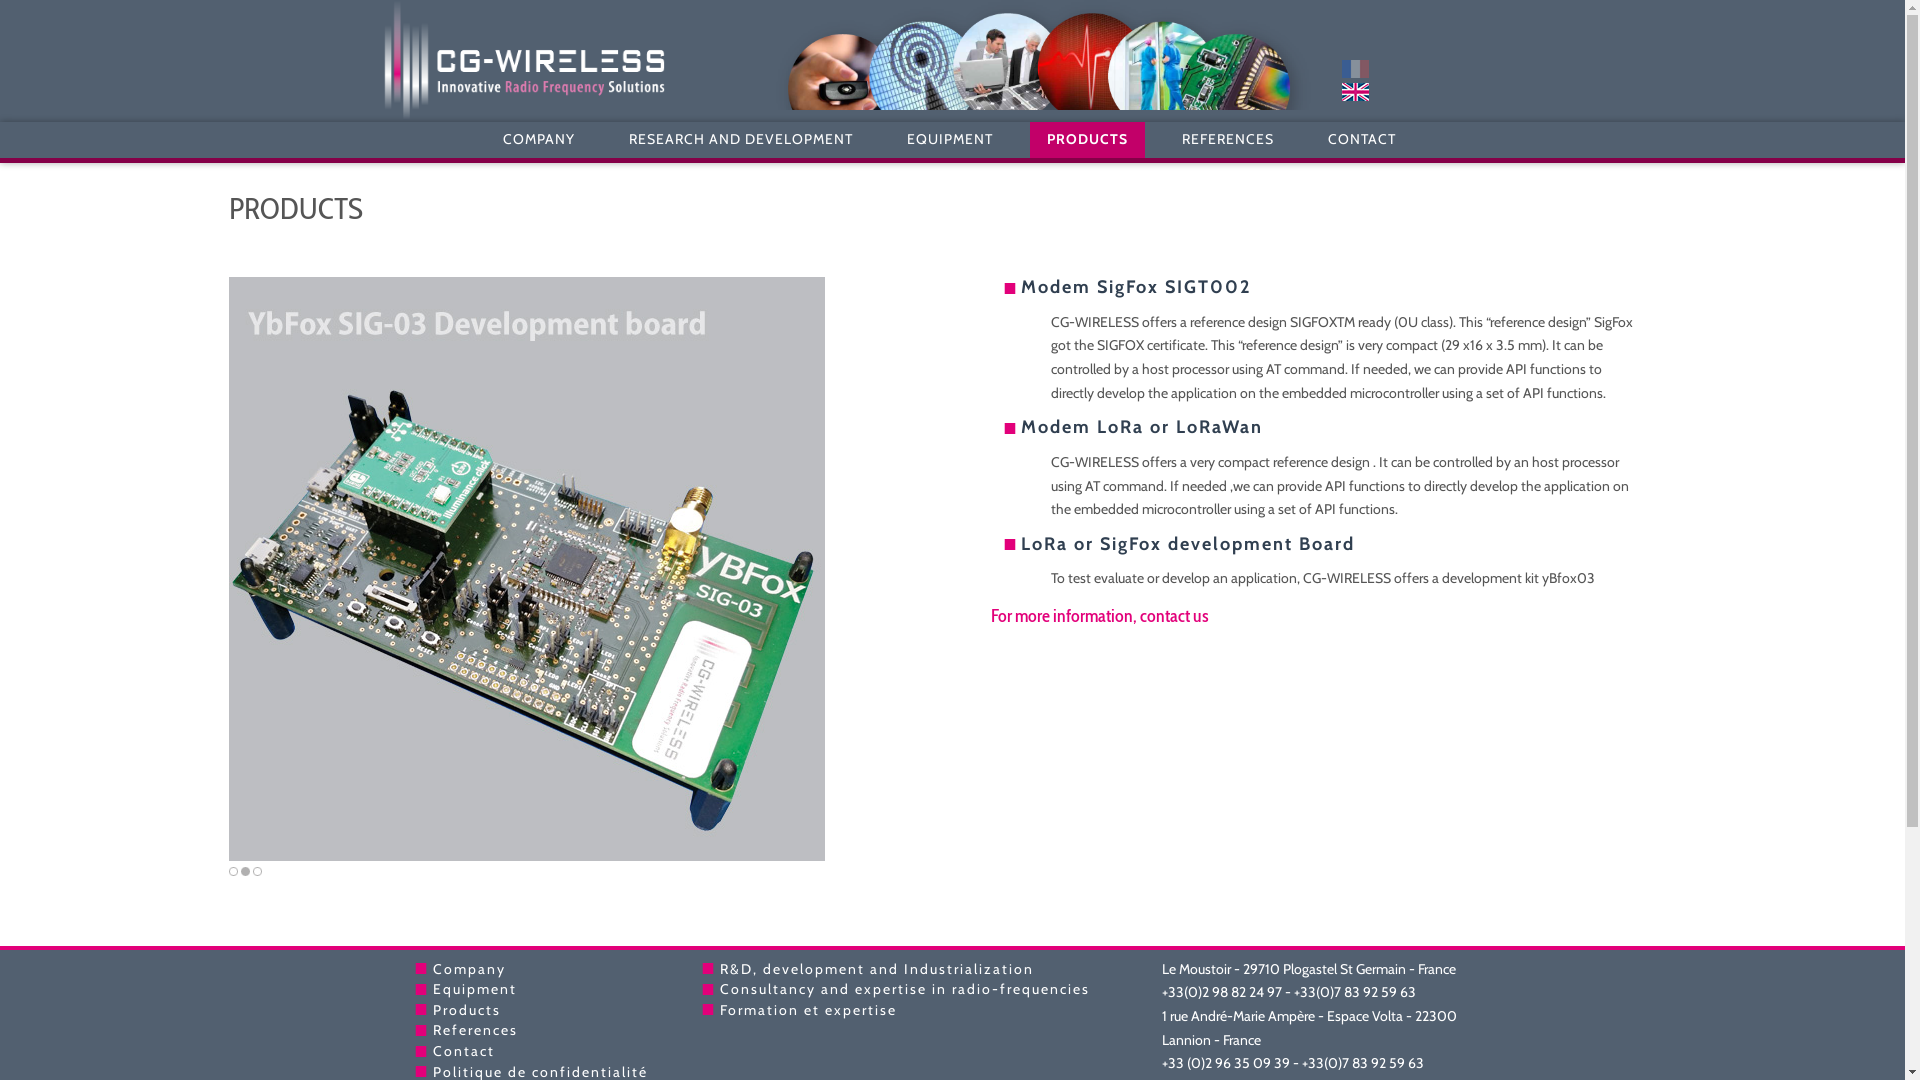 Image resolution: width=1920 pixels, height=1080 pixels. I want to click on 'Products', so click(464, 1010).